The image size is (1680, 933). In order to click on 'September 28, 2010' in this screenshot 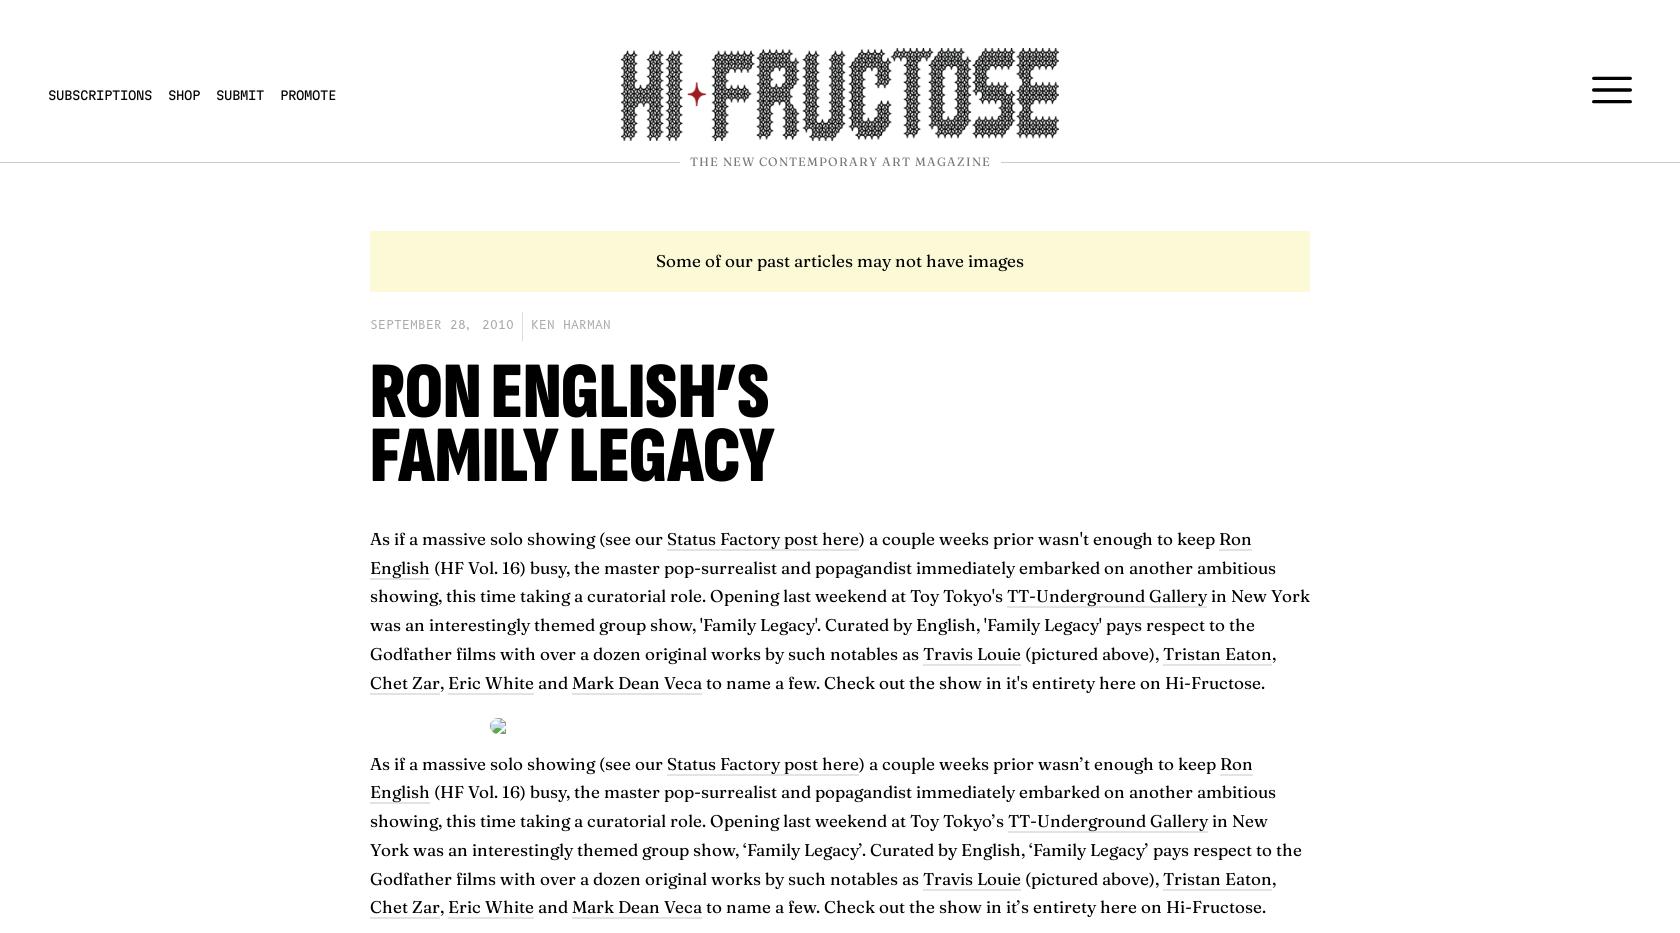, I will do `click(442, 323)`.